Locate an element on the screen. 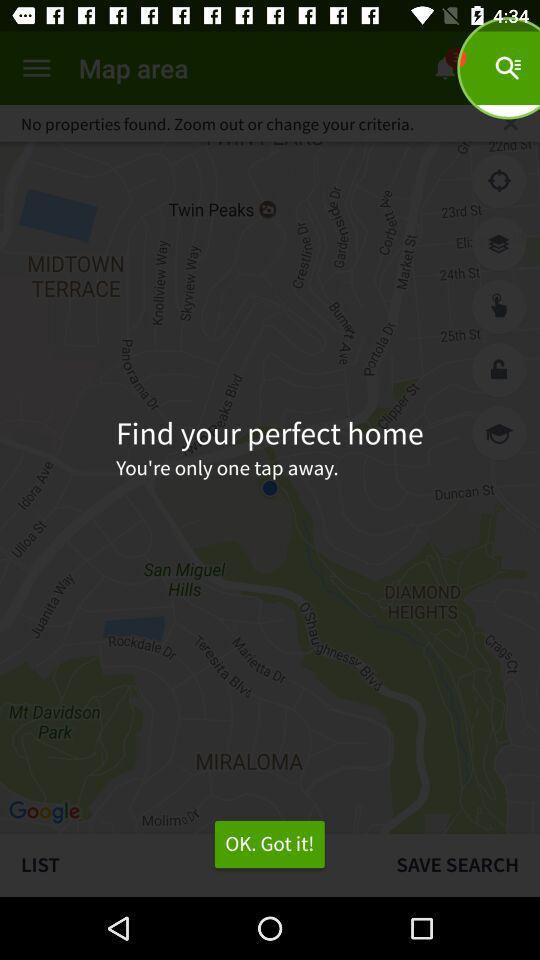  icon to the right of the list is located at coordinates (457, 864).